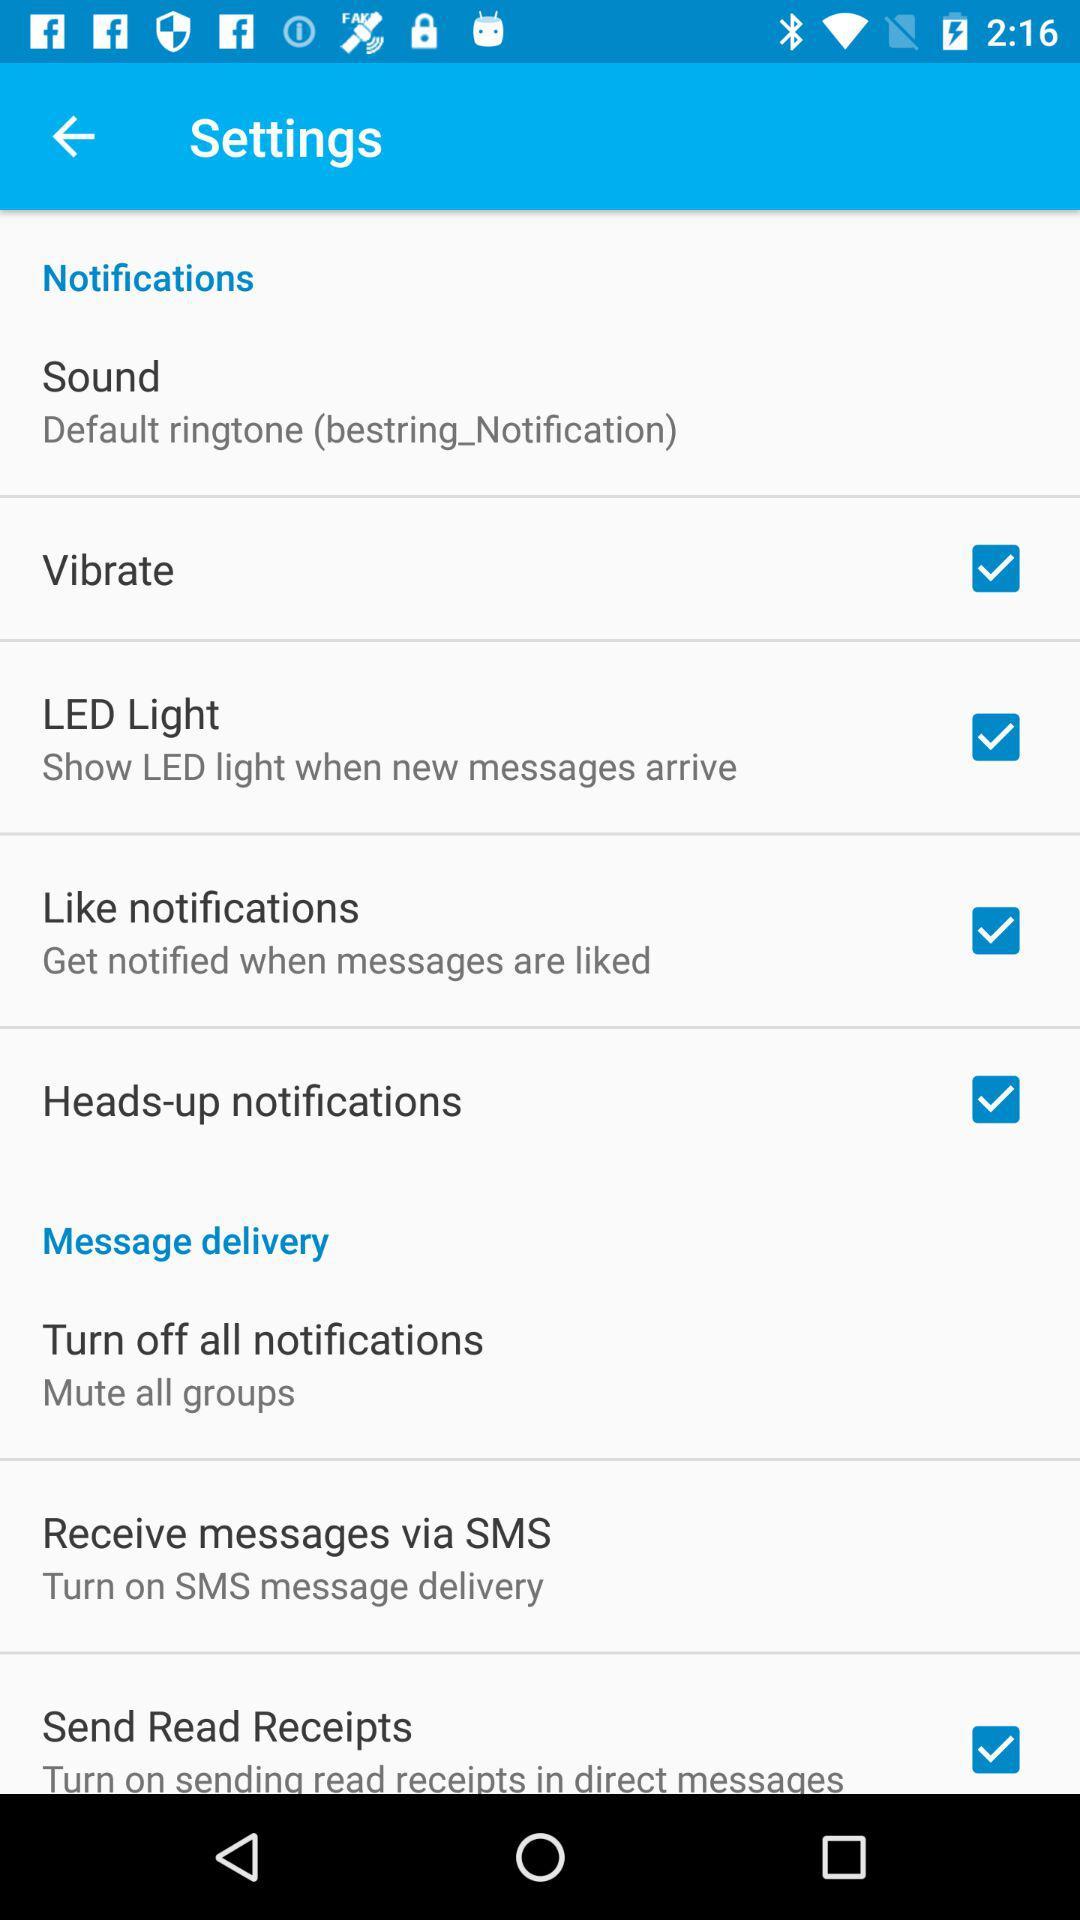 The height and width of the screenshot is (1920, 1080). I want to click on the get notified when, so click(345, 958).